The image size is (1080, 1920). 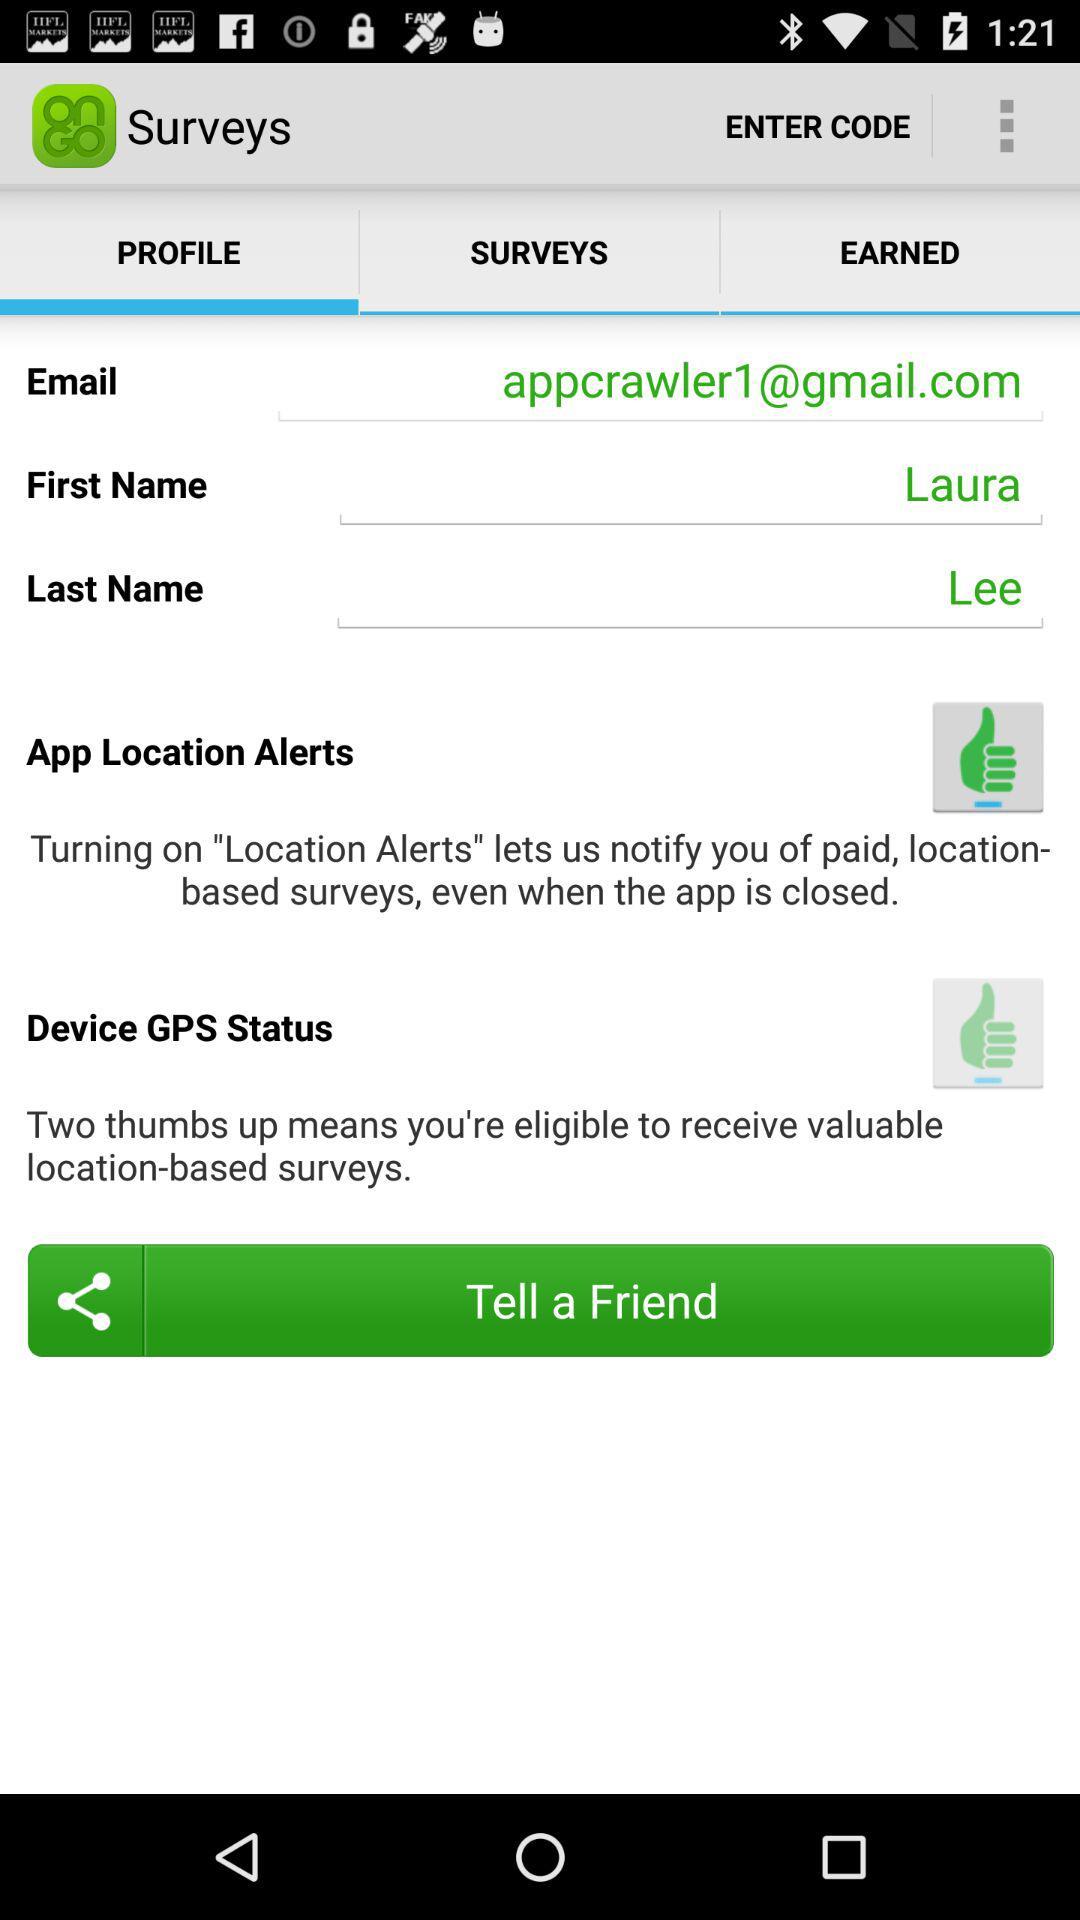 What do you see at coordinates (987, 1033) in the screenshot?
I see `the item above the two thumbs up` at bounding box center [987, 1033].